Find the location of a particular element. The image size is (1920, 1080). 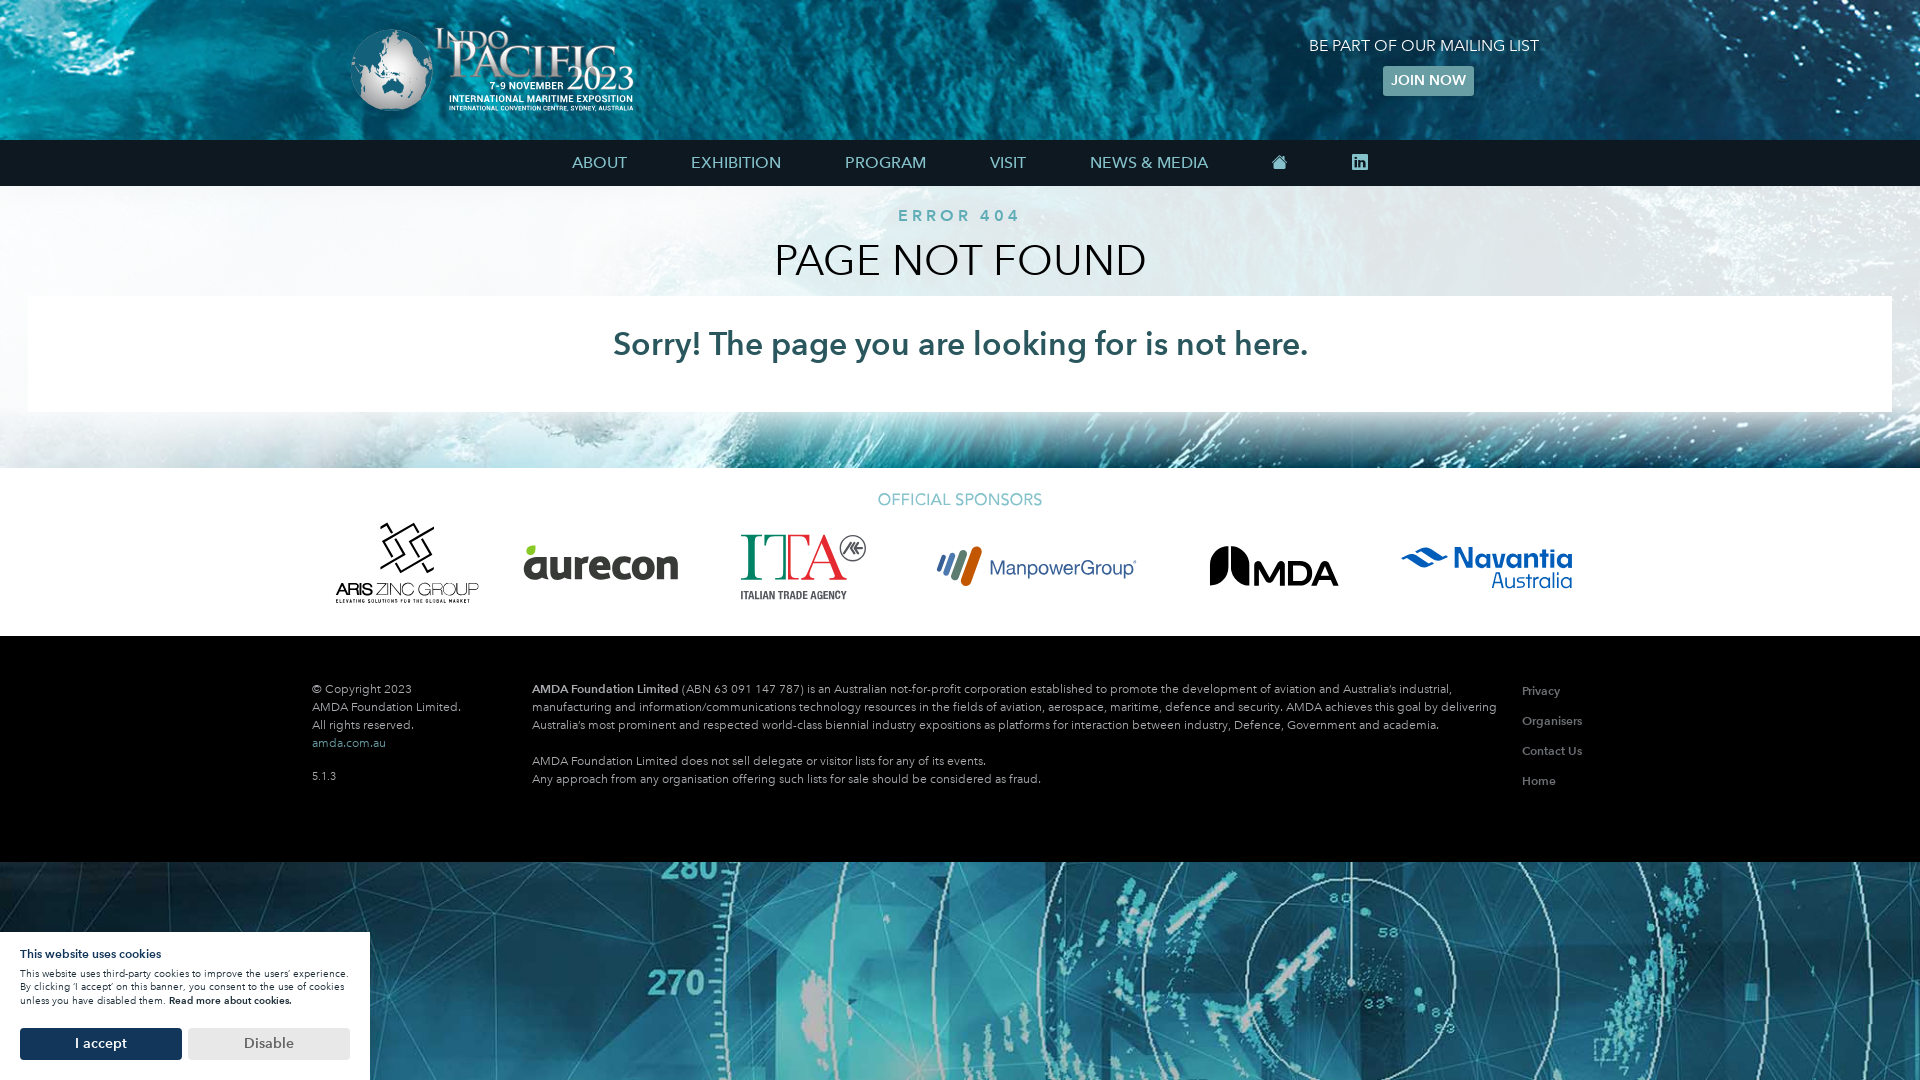

'Disable' is located at coordinates (267, 1043).